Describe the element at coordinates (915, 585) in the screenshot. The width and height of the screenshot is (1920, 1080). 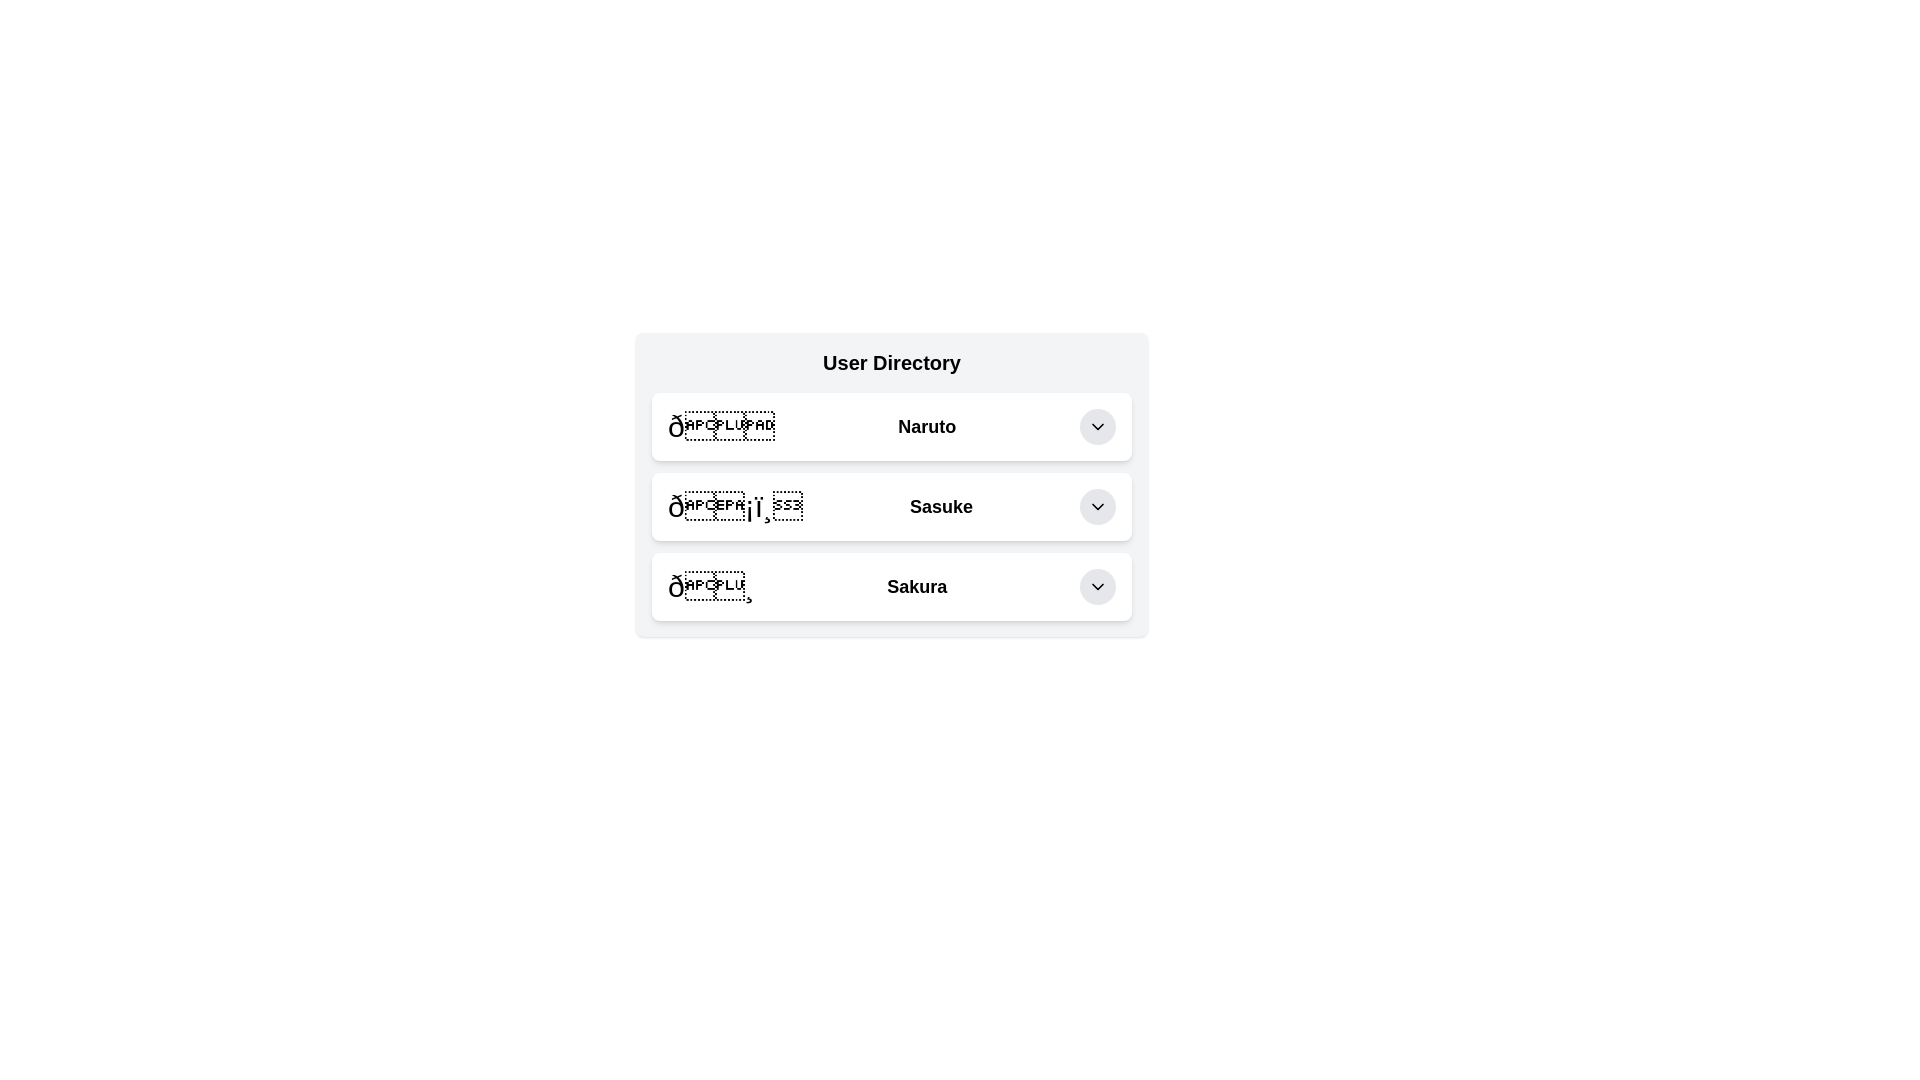
I see `the text 'Sakura' which is displayed in bold within the third entry row of the 'User Directory' list` at that location.